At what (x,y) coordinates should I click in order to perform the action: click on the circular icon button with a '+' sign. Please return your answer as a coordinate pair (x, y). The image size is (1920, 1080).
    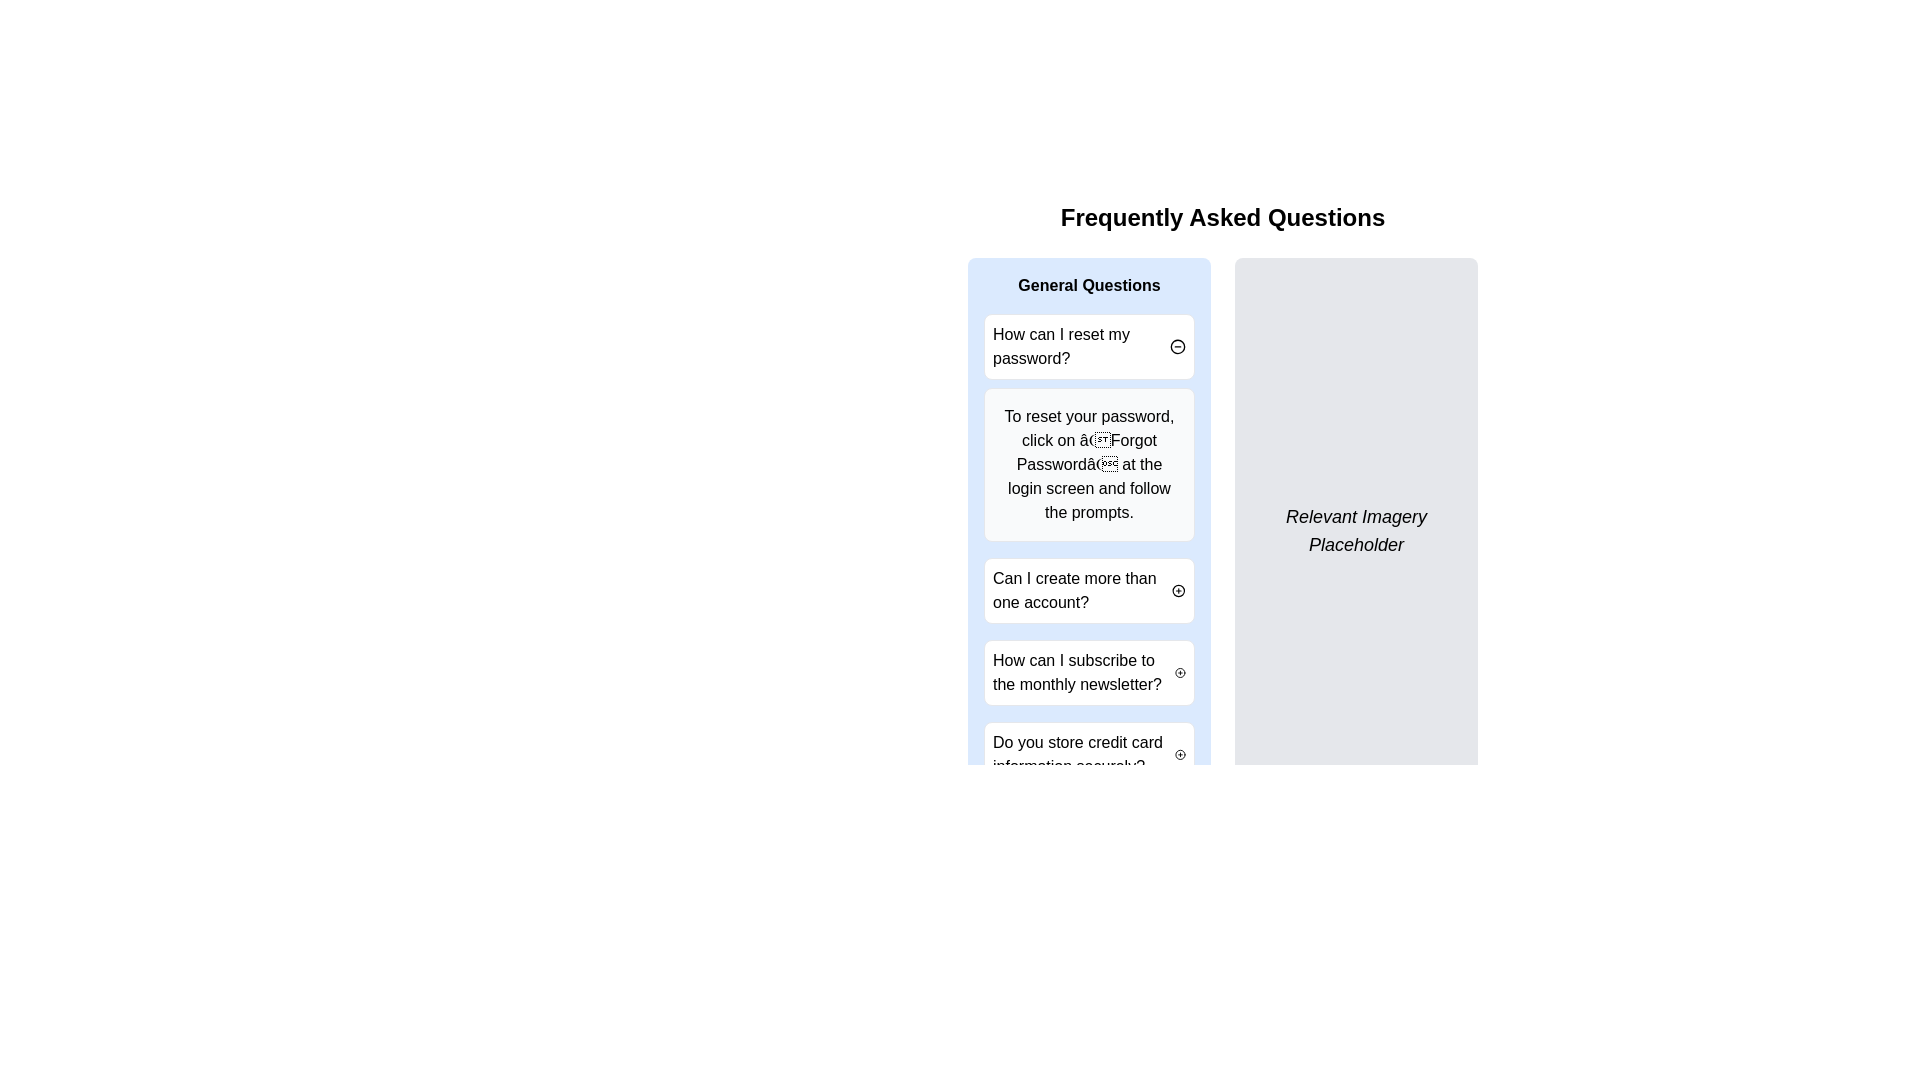
    Looking at the image, I should click on (1180, 672).